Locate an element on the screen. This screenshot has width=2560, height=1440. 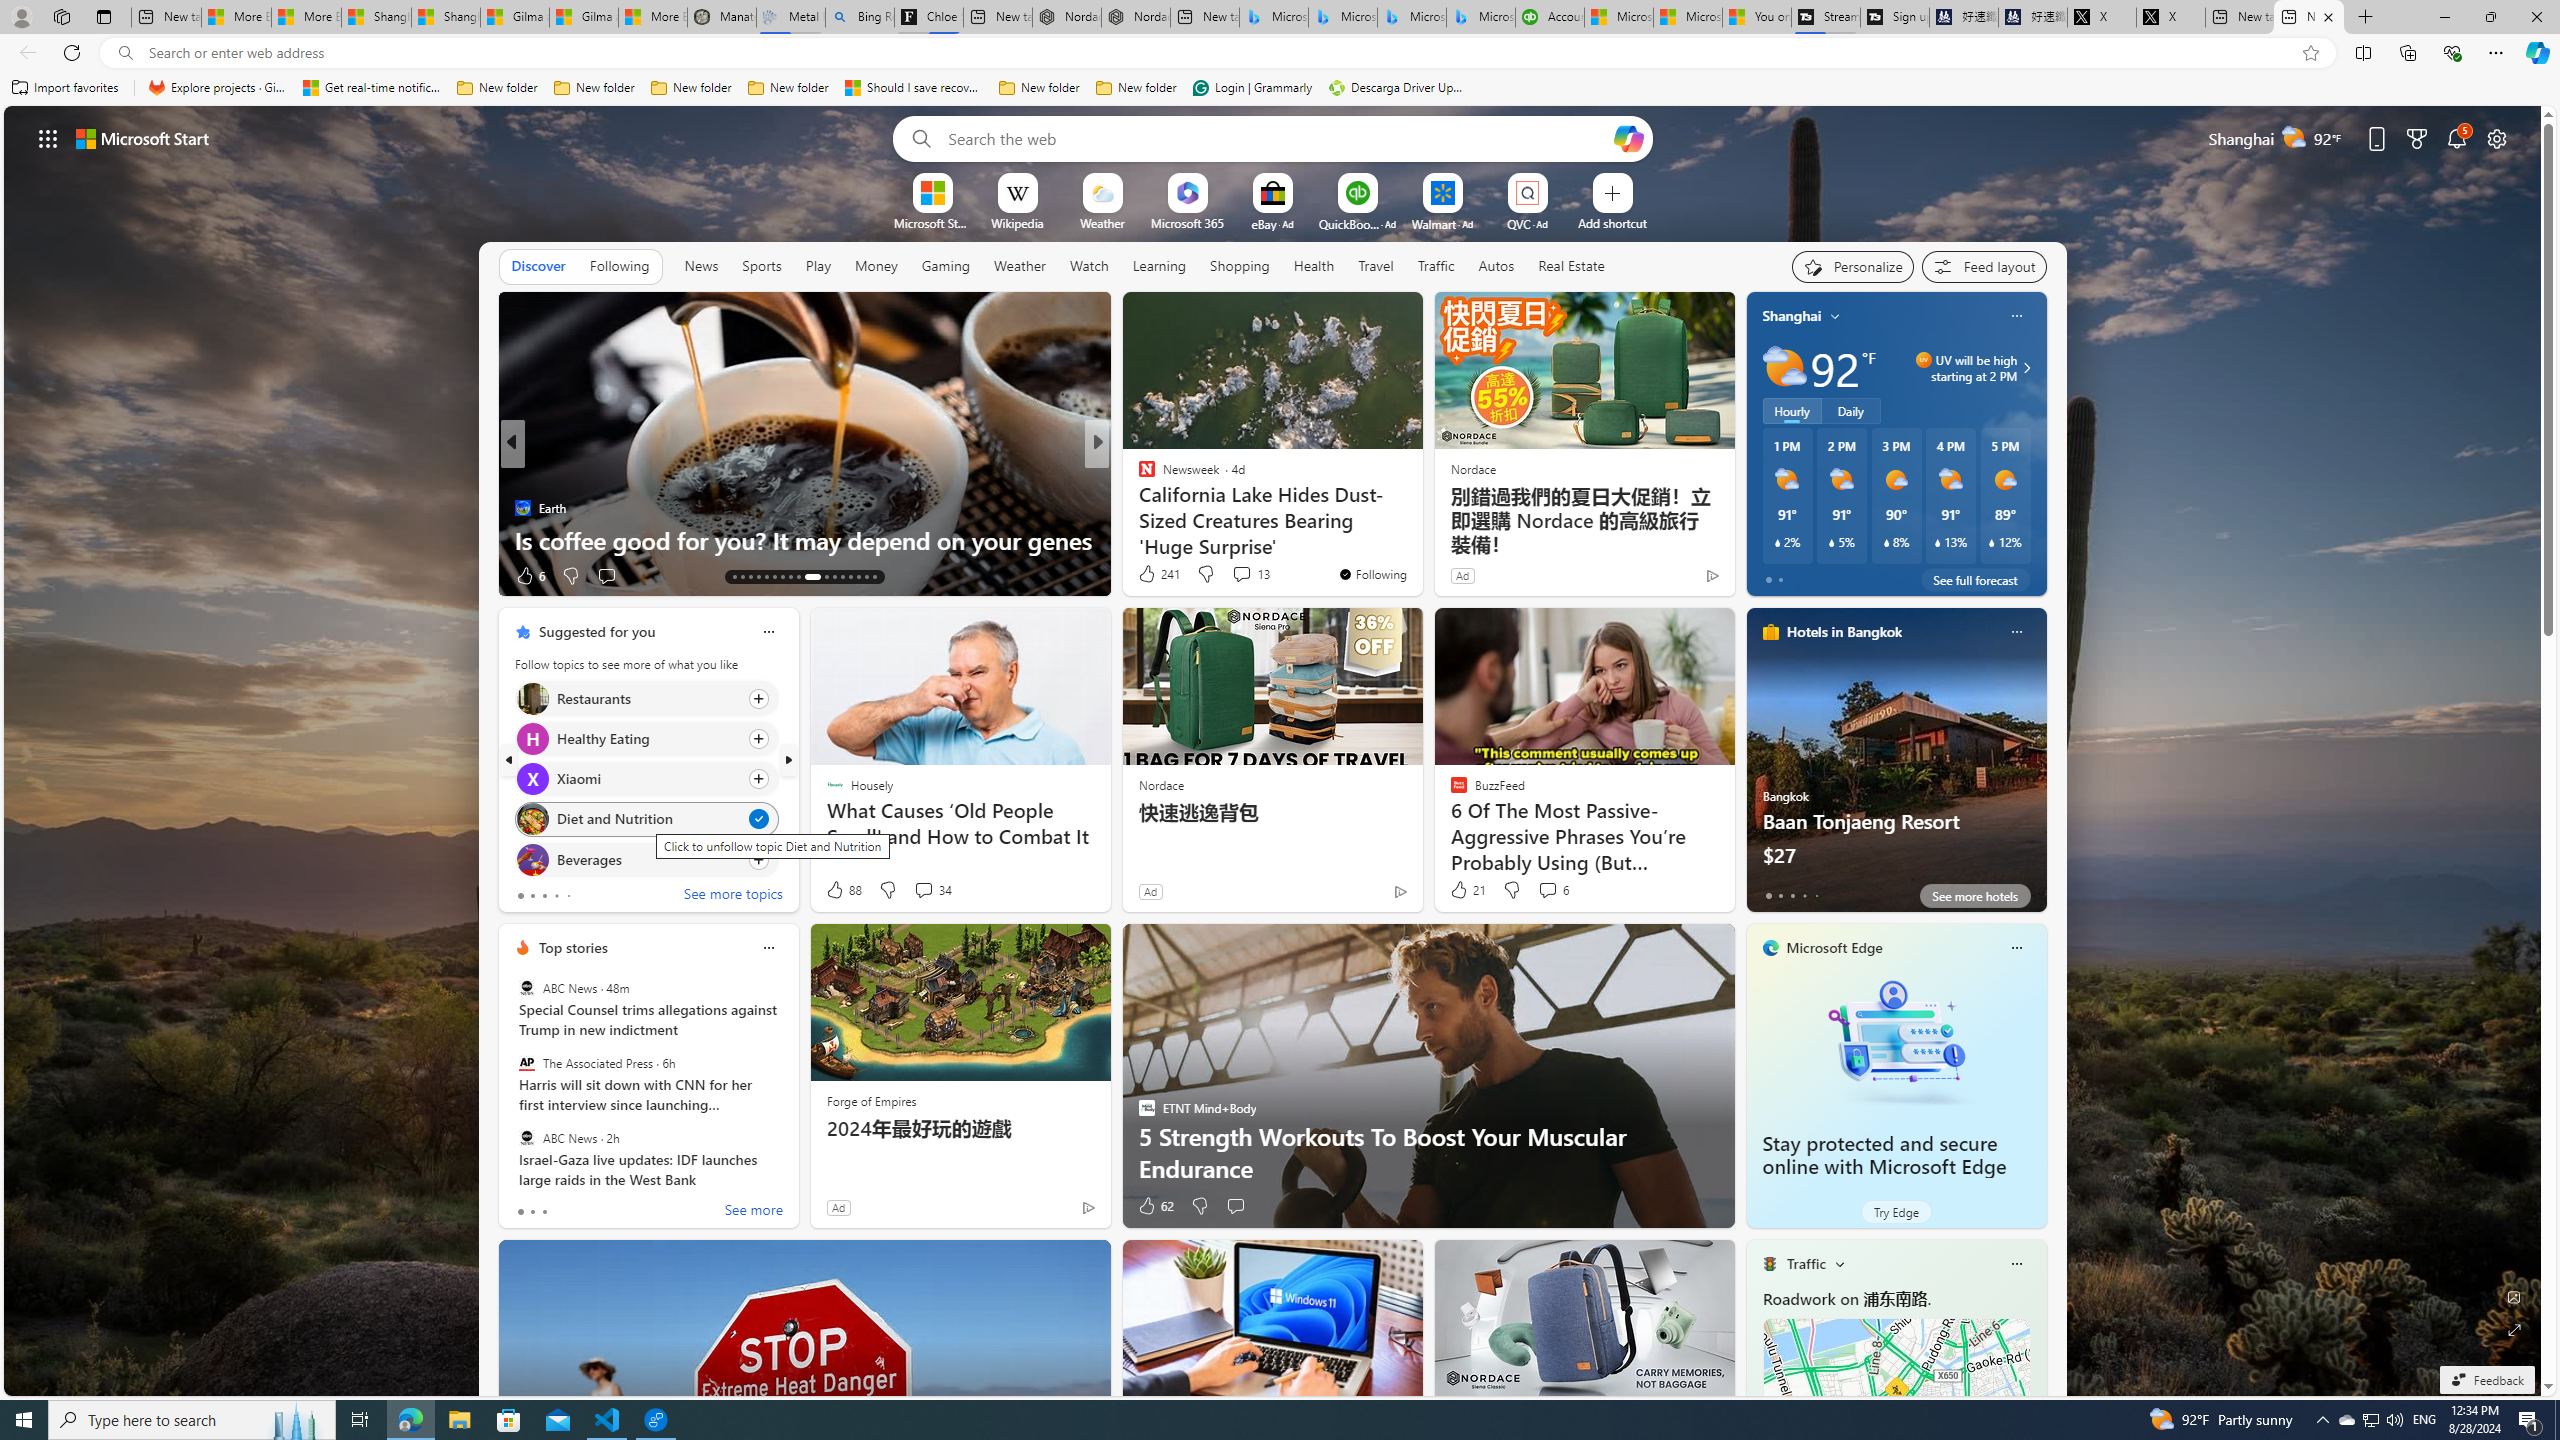
'Chloe Sorvino' is located at coordinates (929, 16).